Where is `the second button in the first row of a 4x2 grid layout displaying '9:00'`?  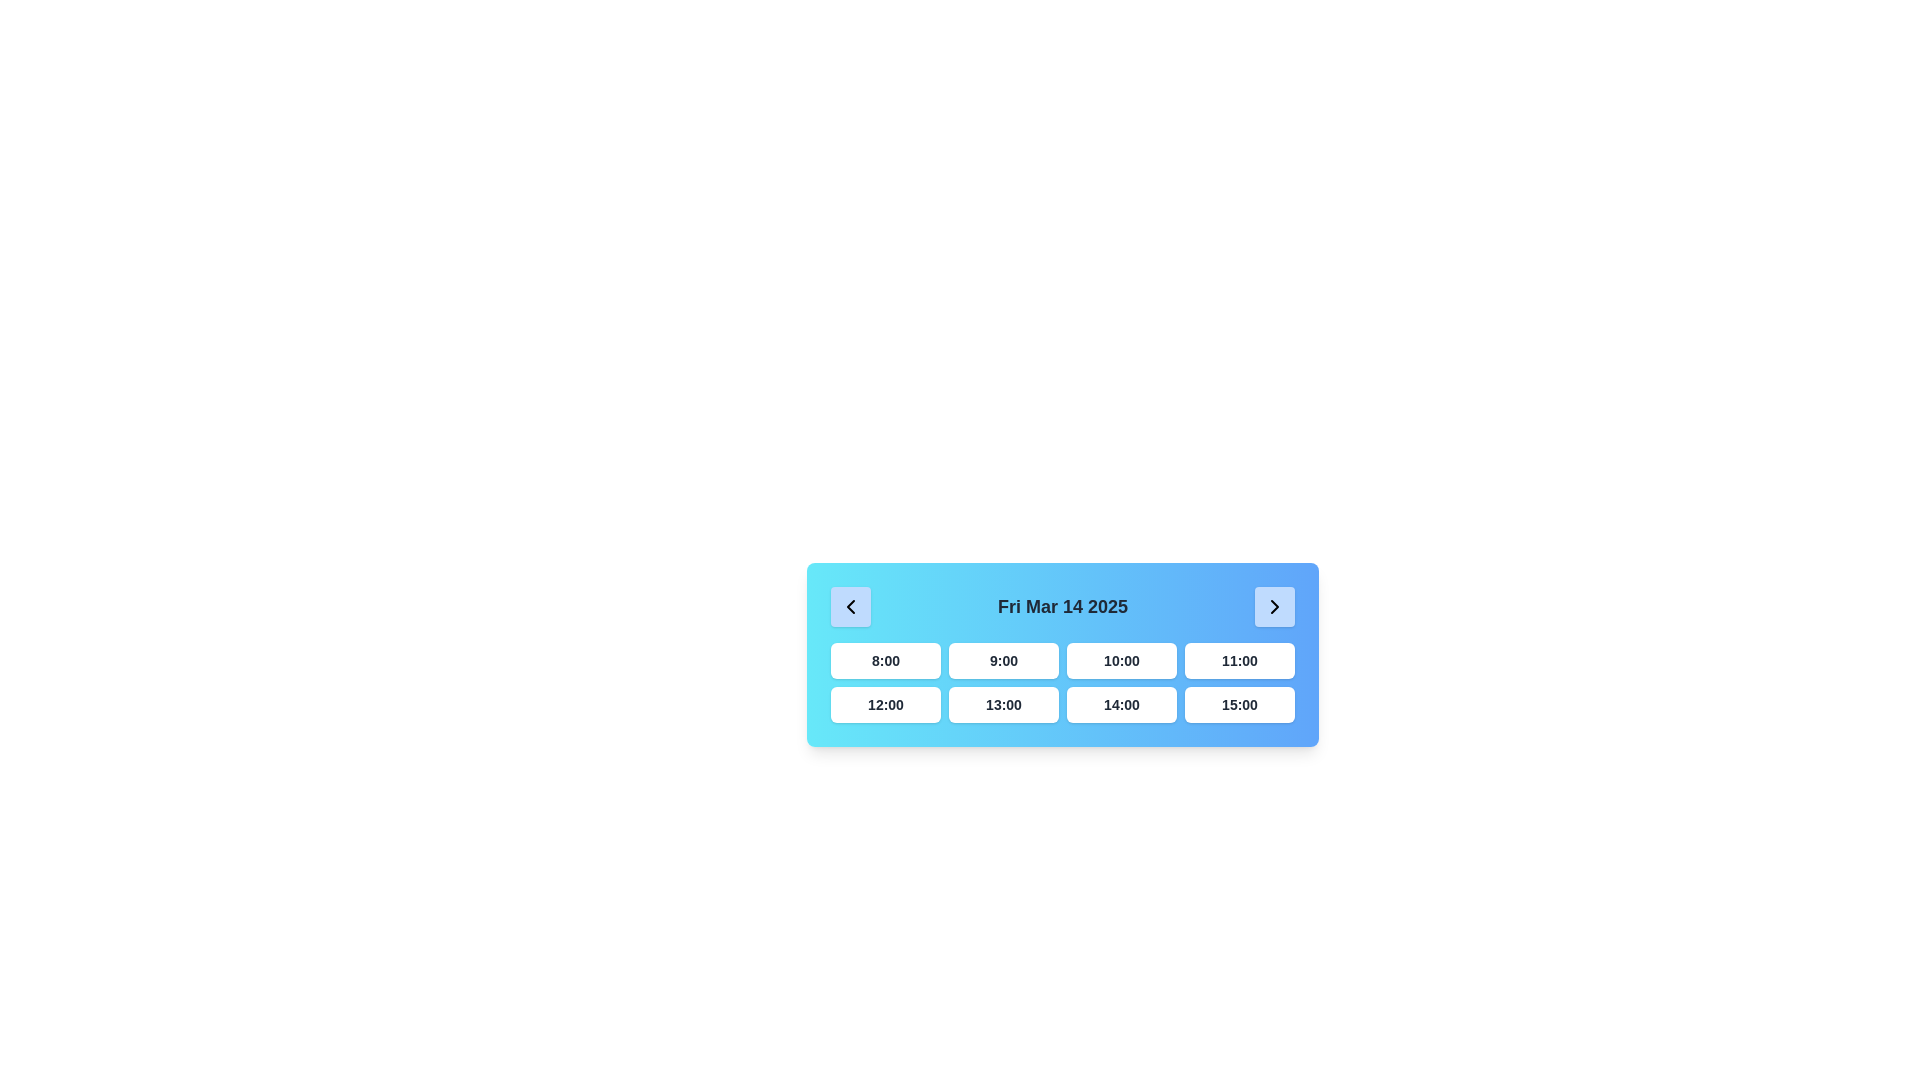 the second button in the first row of a 4x2 grid layout displaying '9:00' is located at coordinates (1003, 660).